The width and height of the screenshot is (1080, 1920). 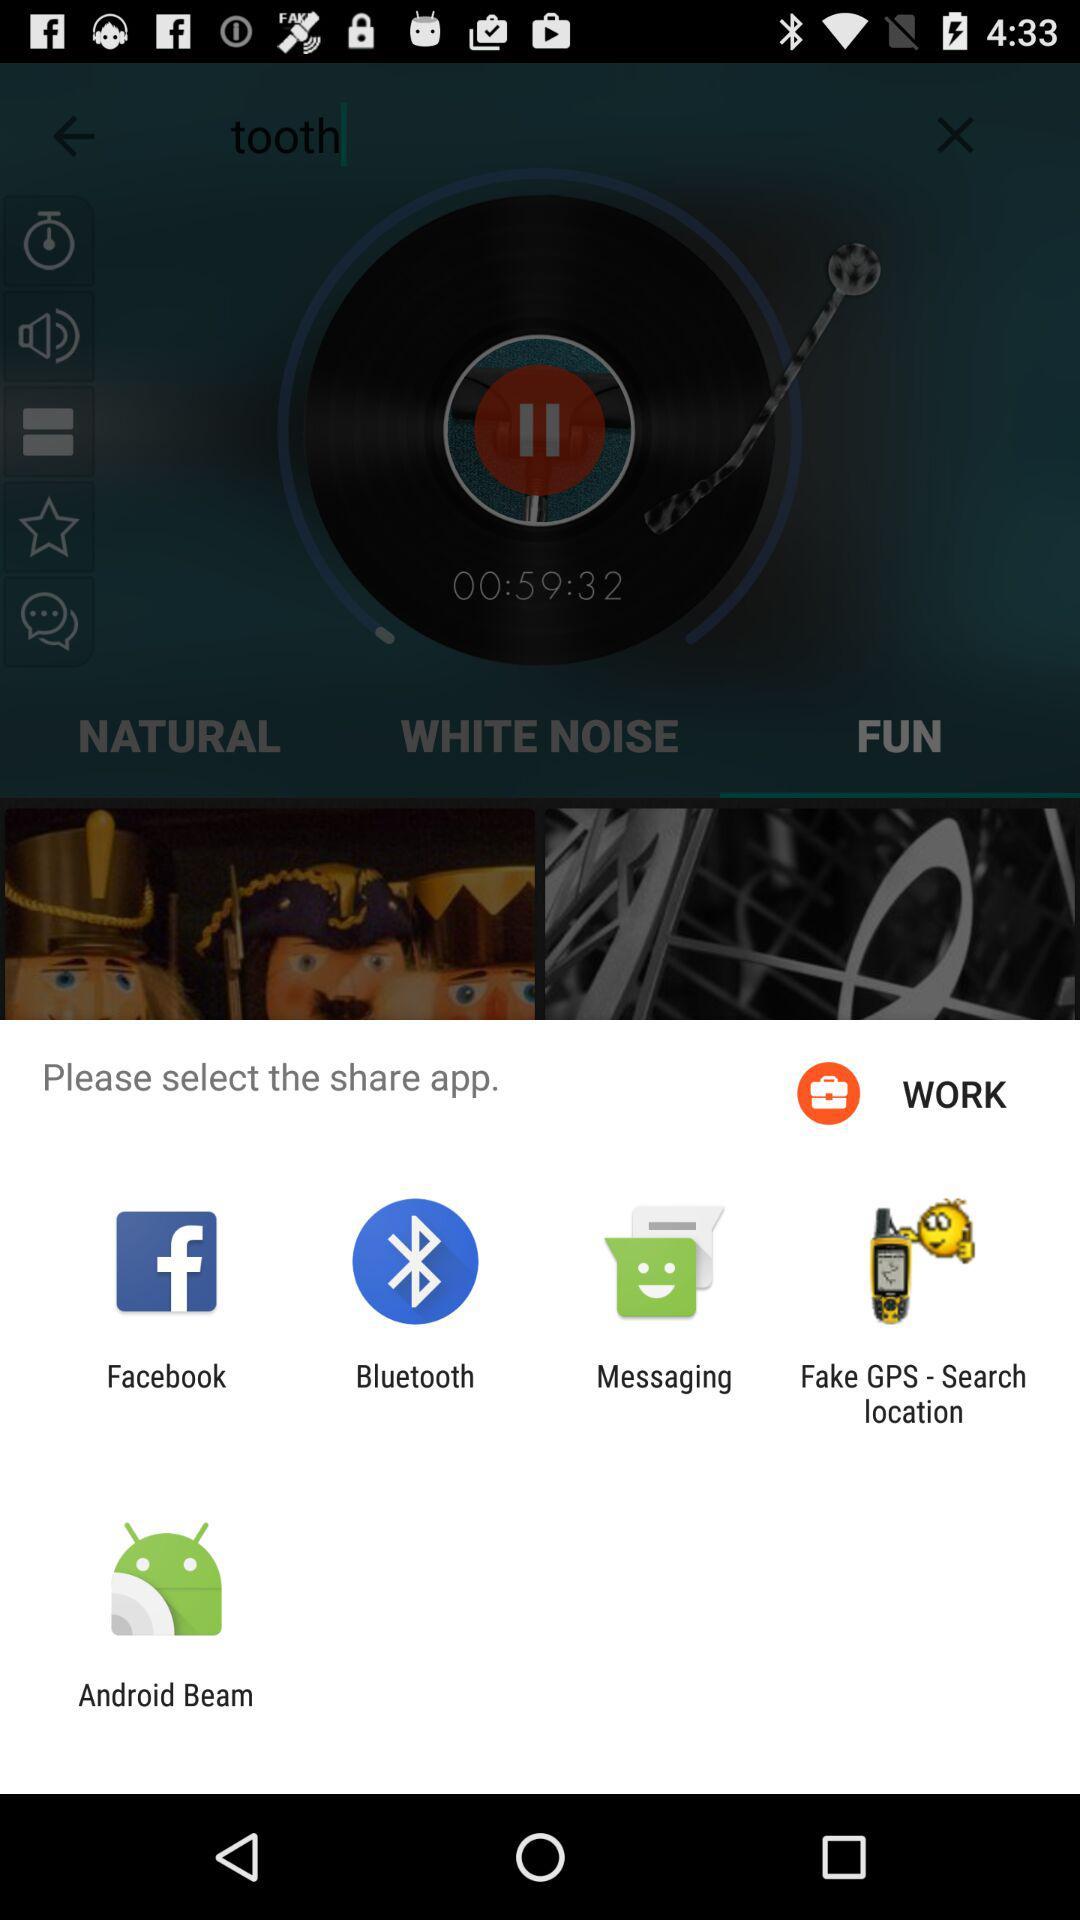 What do you see at coordinates (913, 1392) in the screenshot?
I see `the fake gps search icon` at bounding box center [913, 1392].